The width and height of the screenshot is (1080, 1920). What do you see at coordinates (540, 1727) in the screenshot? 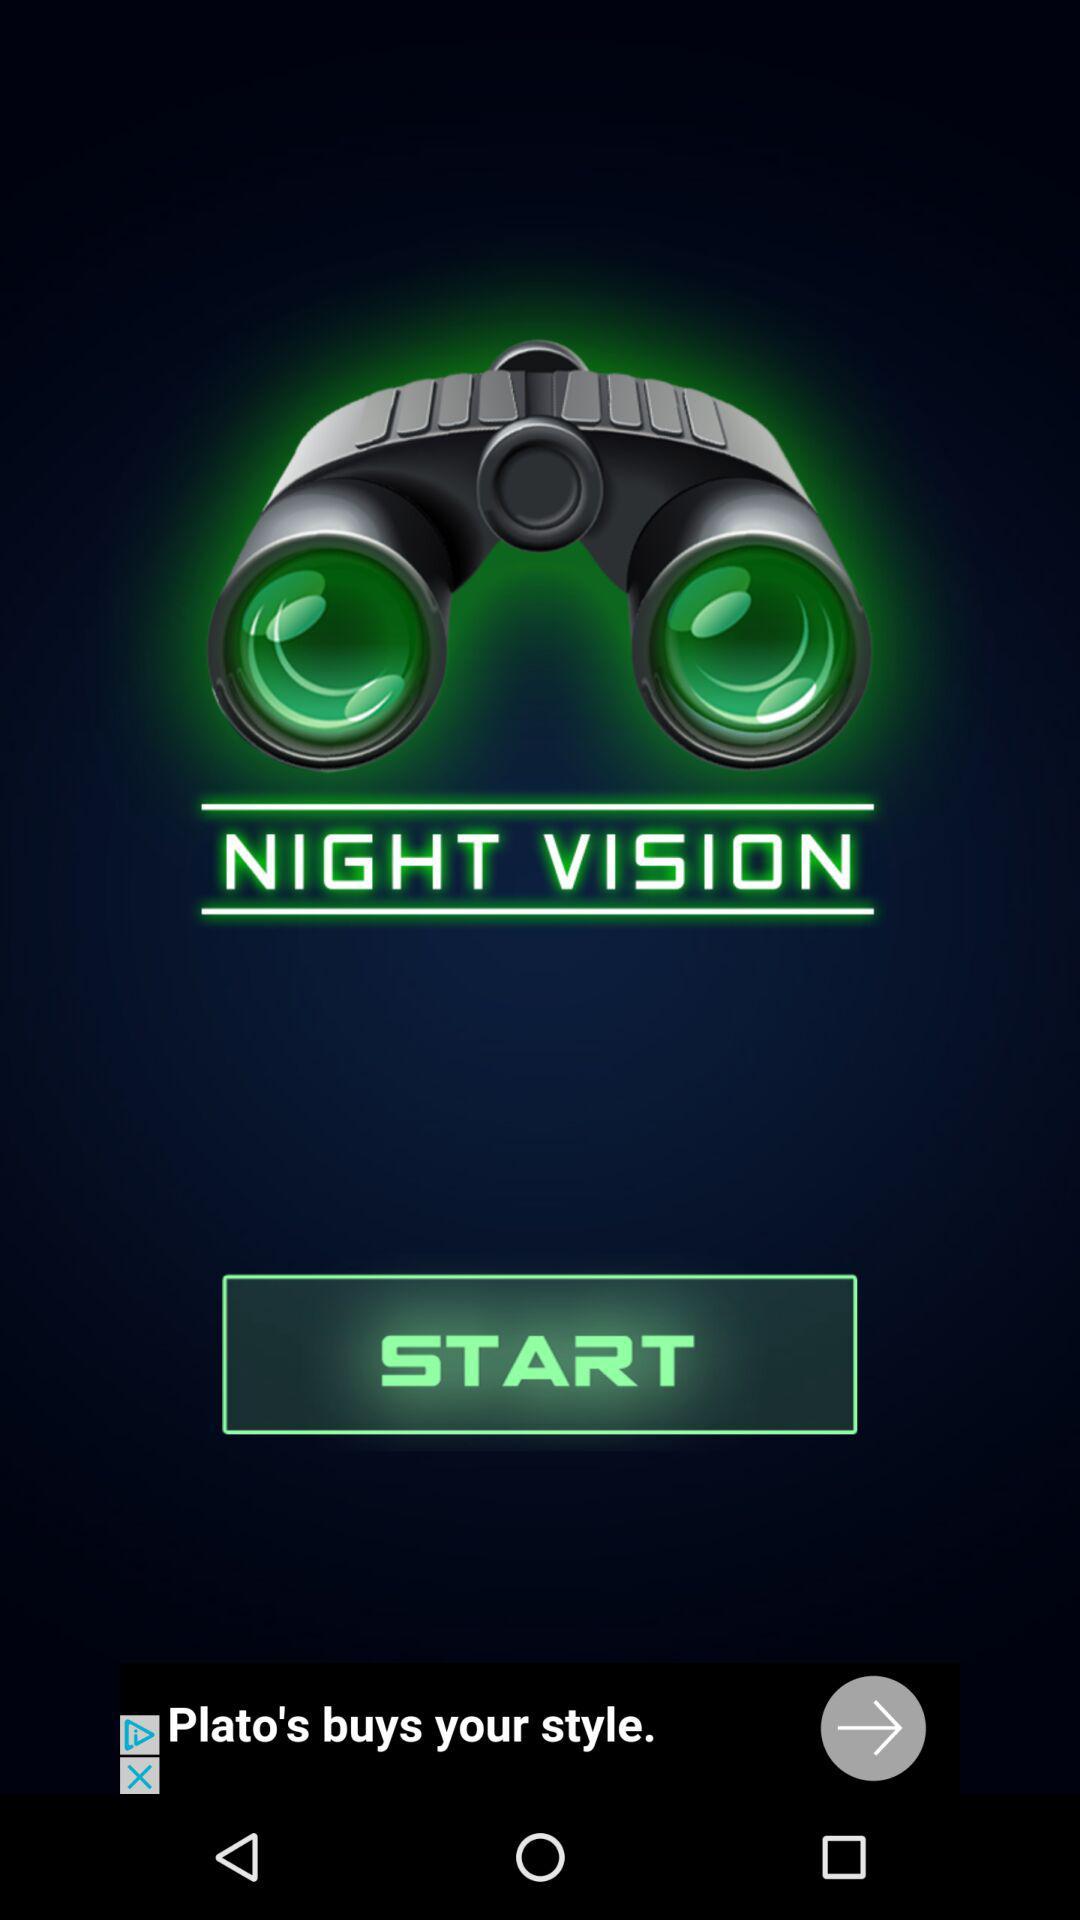
I see `this advertisement` at bounding box center [540, 1727].